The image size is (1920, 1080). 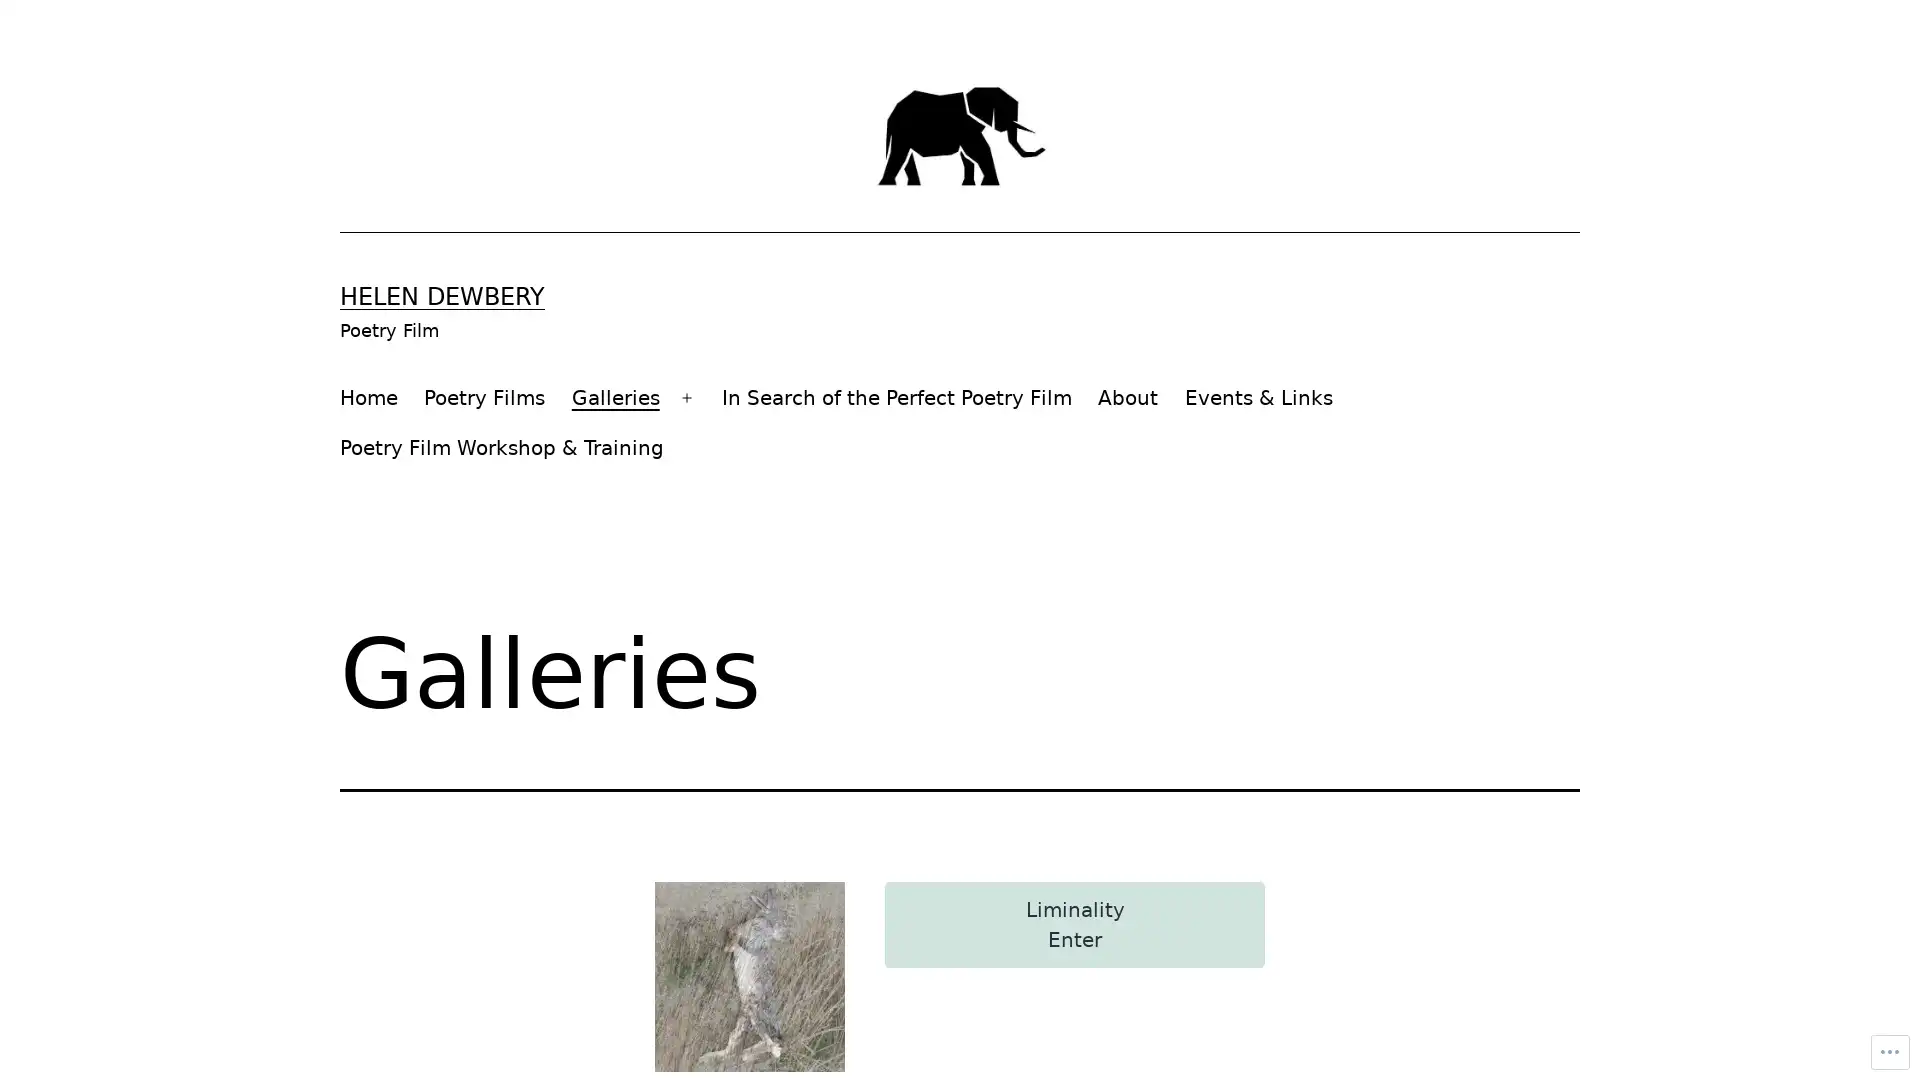 I want to click on Open menu, so click(x=686, y=397).